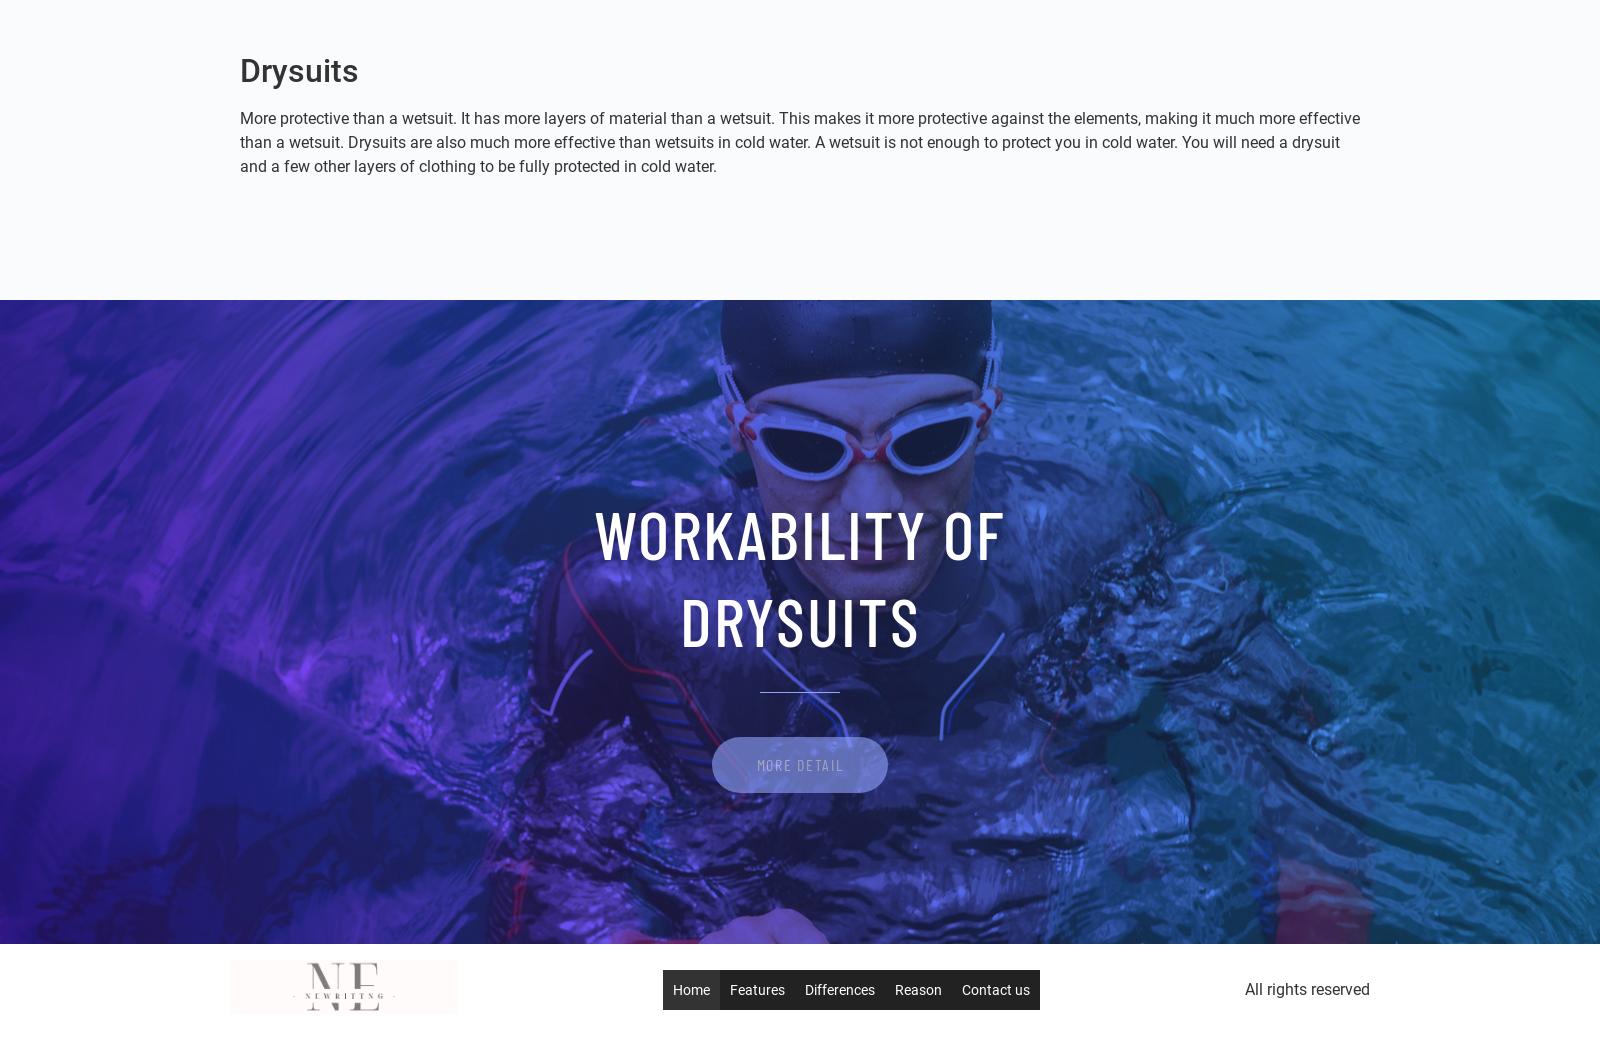 The width and height of the screenshot is (1600, 1037). Describe the element at coordinates (803, 990) in the screenshot. I see `'Differences'` at that location.